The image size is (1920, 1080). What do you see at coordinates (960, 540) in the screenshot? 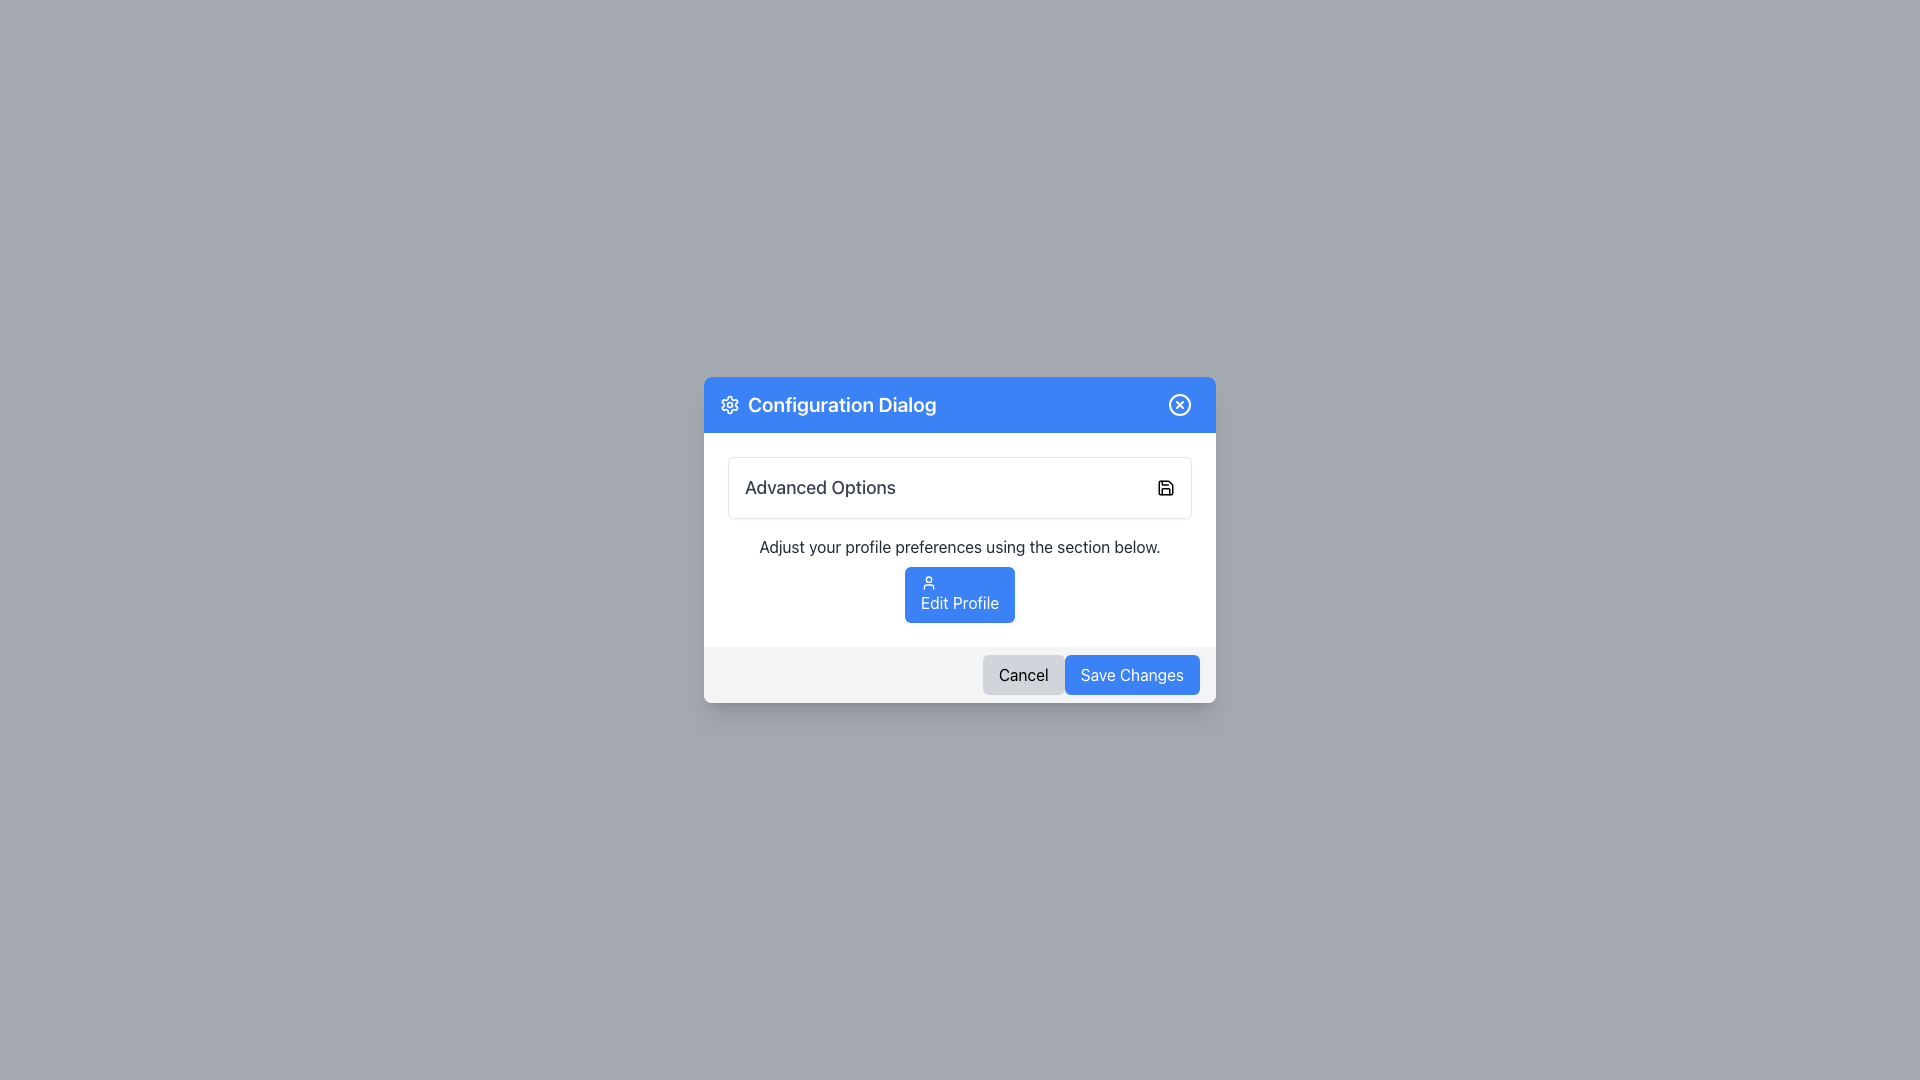
I see `the input areas or text sections of the centered modal dialog box with a white background and rounded corners` at bounding box center [960, 540].